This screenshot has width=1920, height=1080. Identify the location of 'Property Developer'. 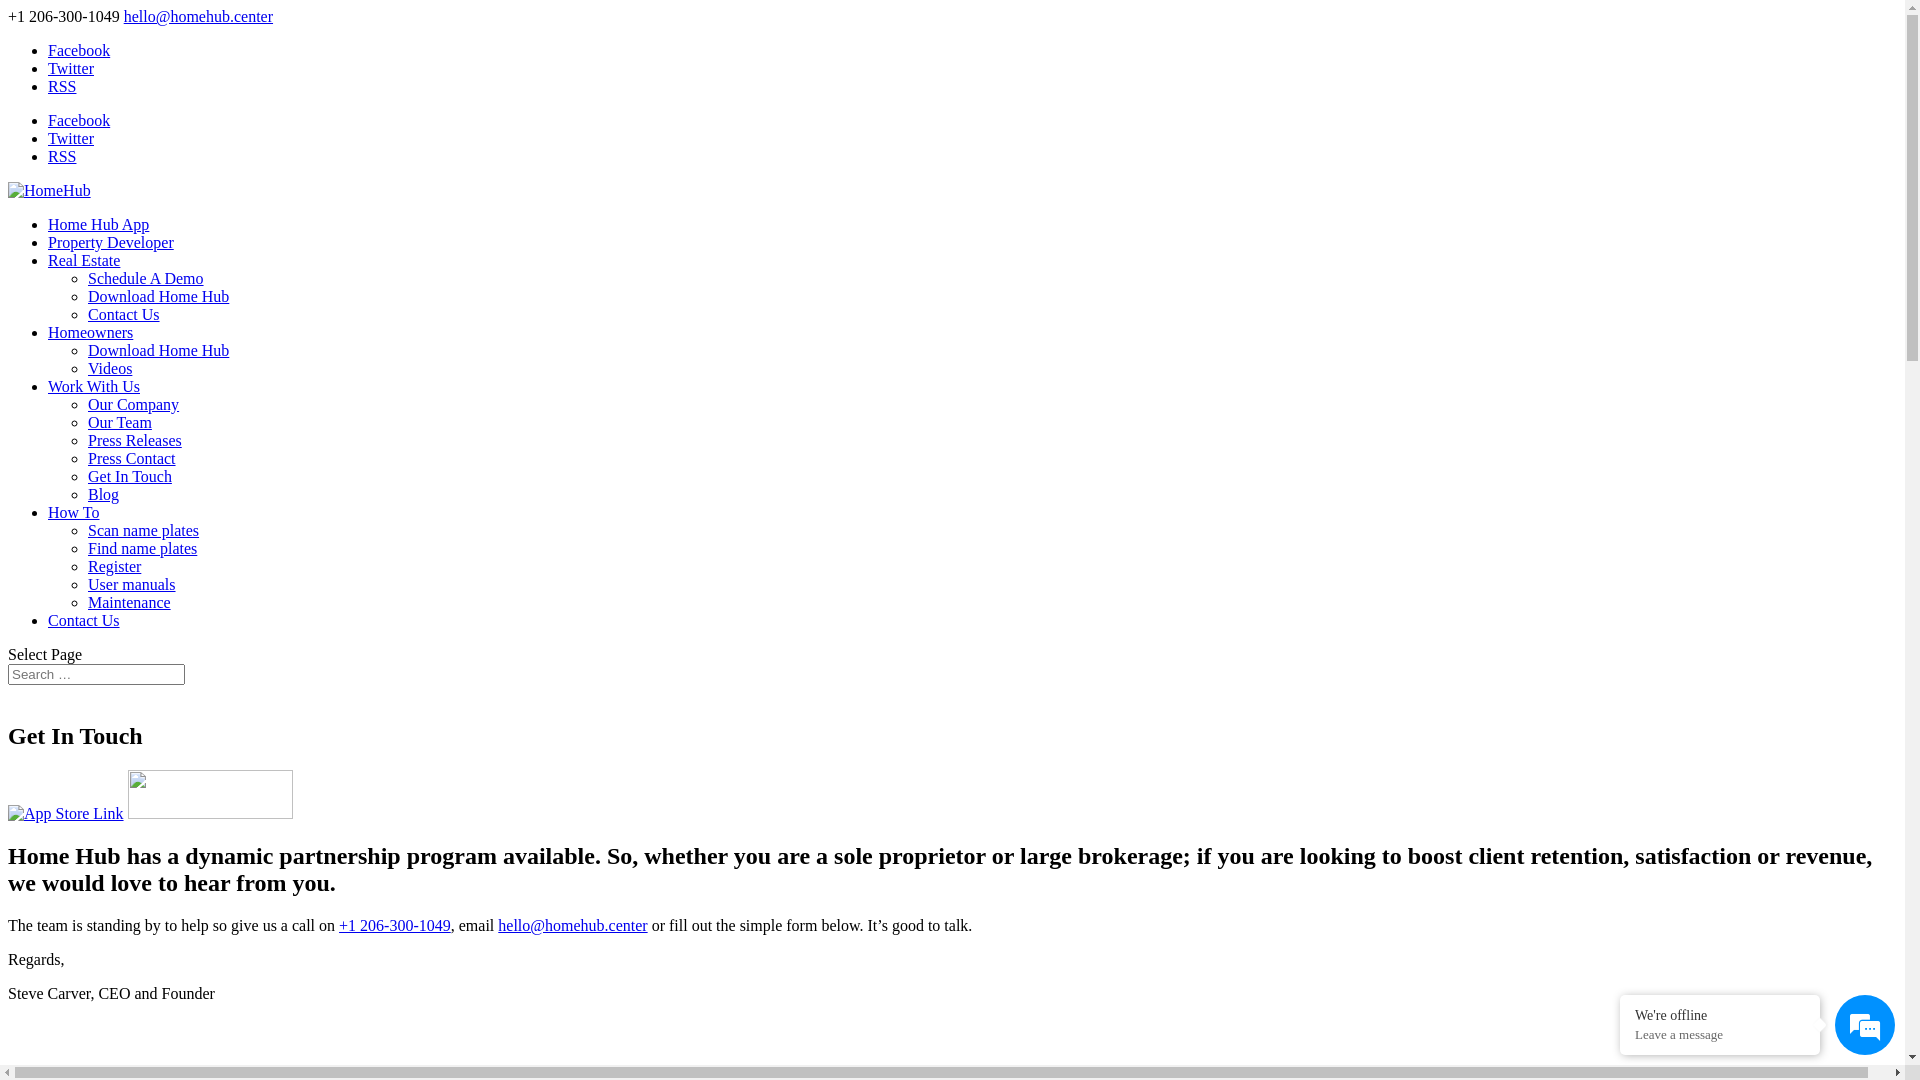
(109, 241).